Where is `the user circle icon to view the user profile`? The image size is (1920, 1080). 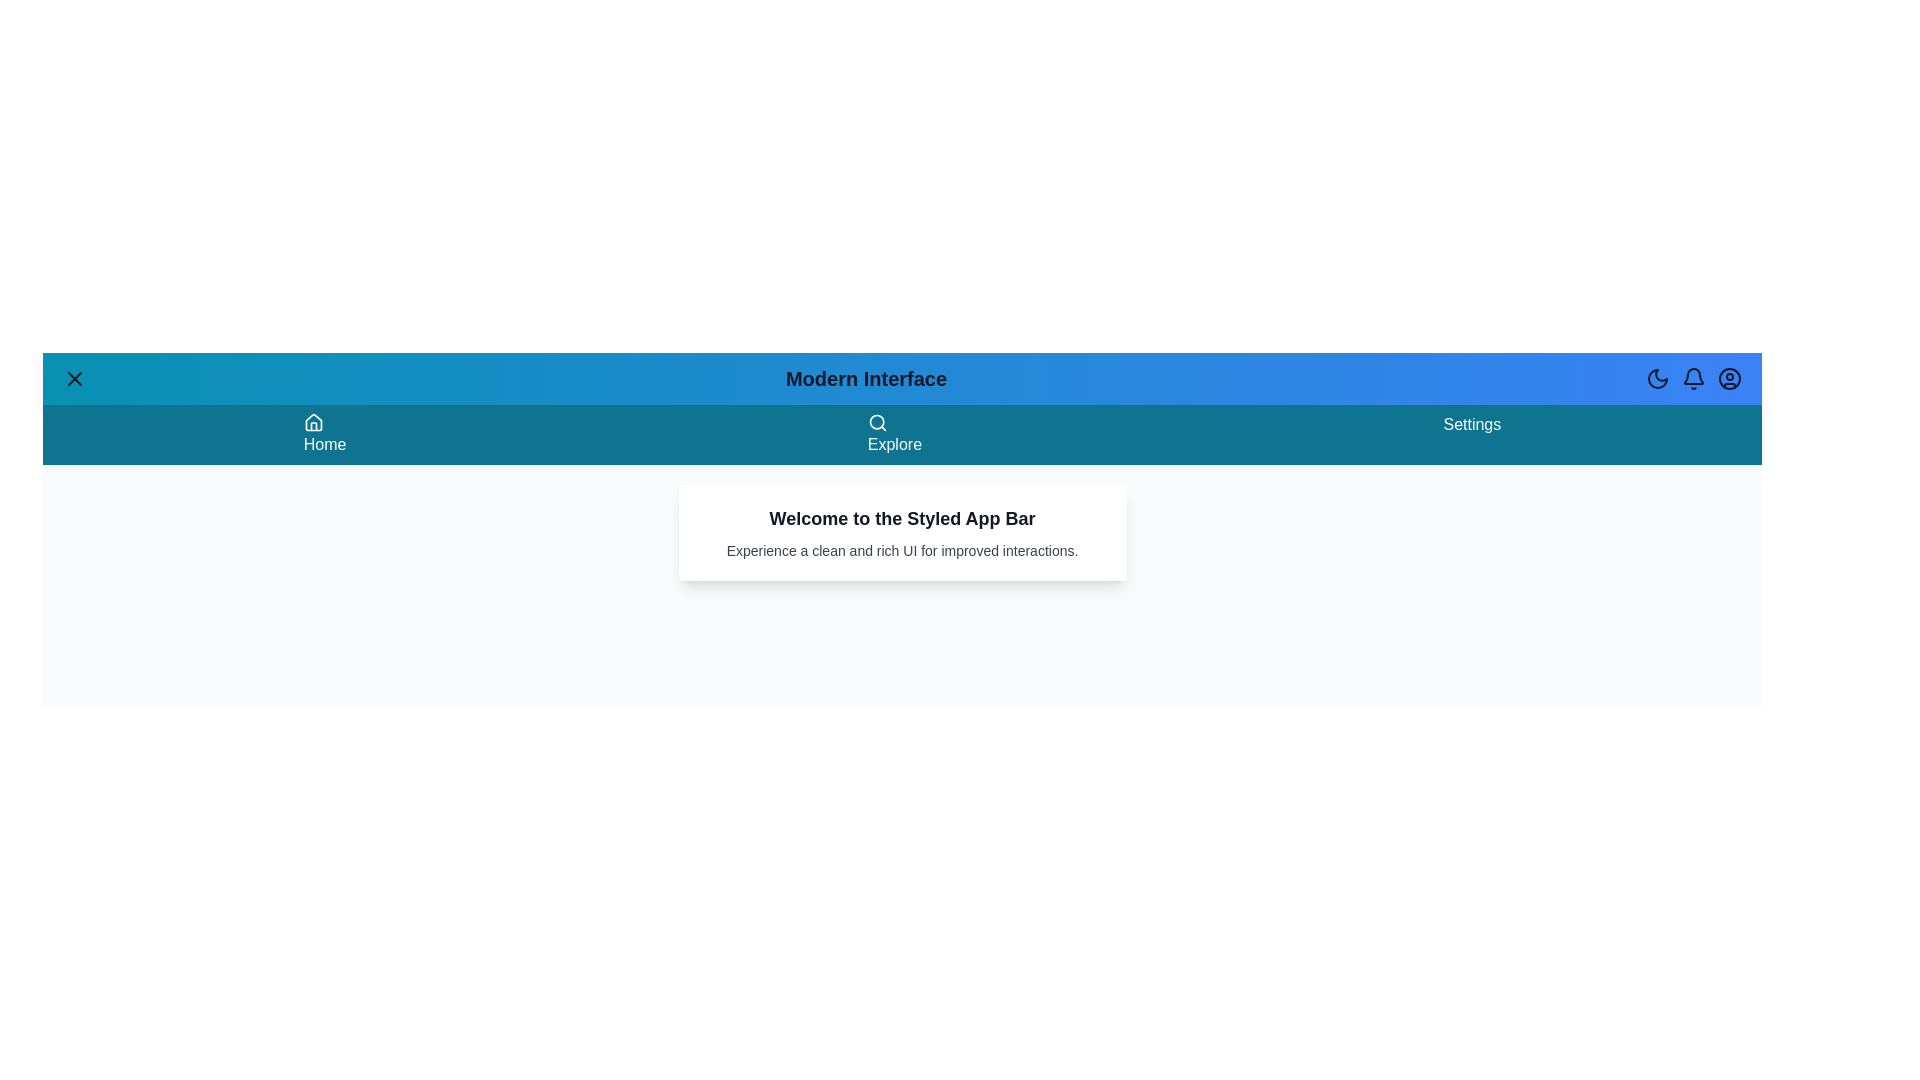 the user circle icon to view the user profile is located at coordinates (1728, 378).